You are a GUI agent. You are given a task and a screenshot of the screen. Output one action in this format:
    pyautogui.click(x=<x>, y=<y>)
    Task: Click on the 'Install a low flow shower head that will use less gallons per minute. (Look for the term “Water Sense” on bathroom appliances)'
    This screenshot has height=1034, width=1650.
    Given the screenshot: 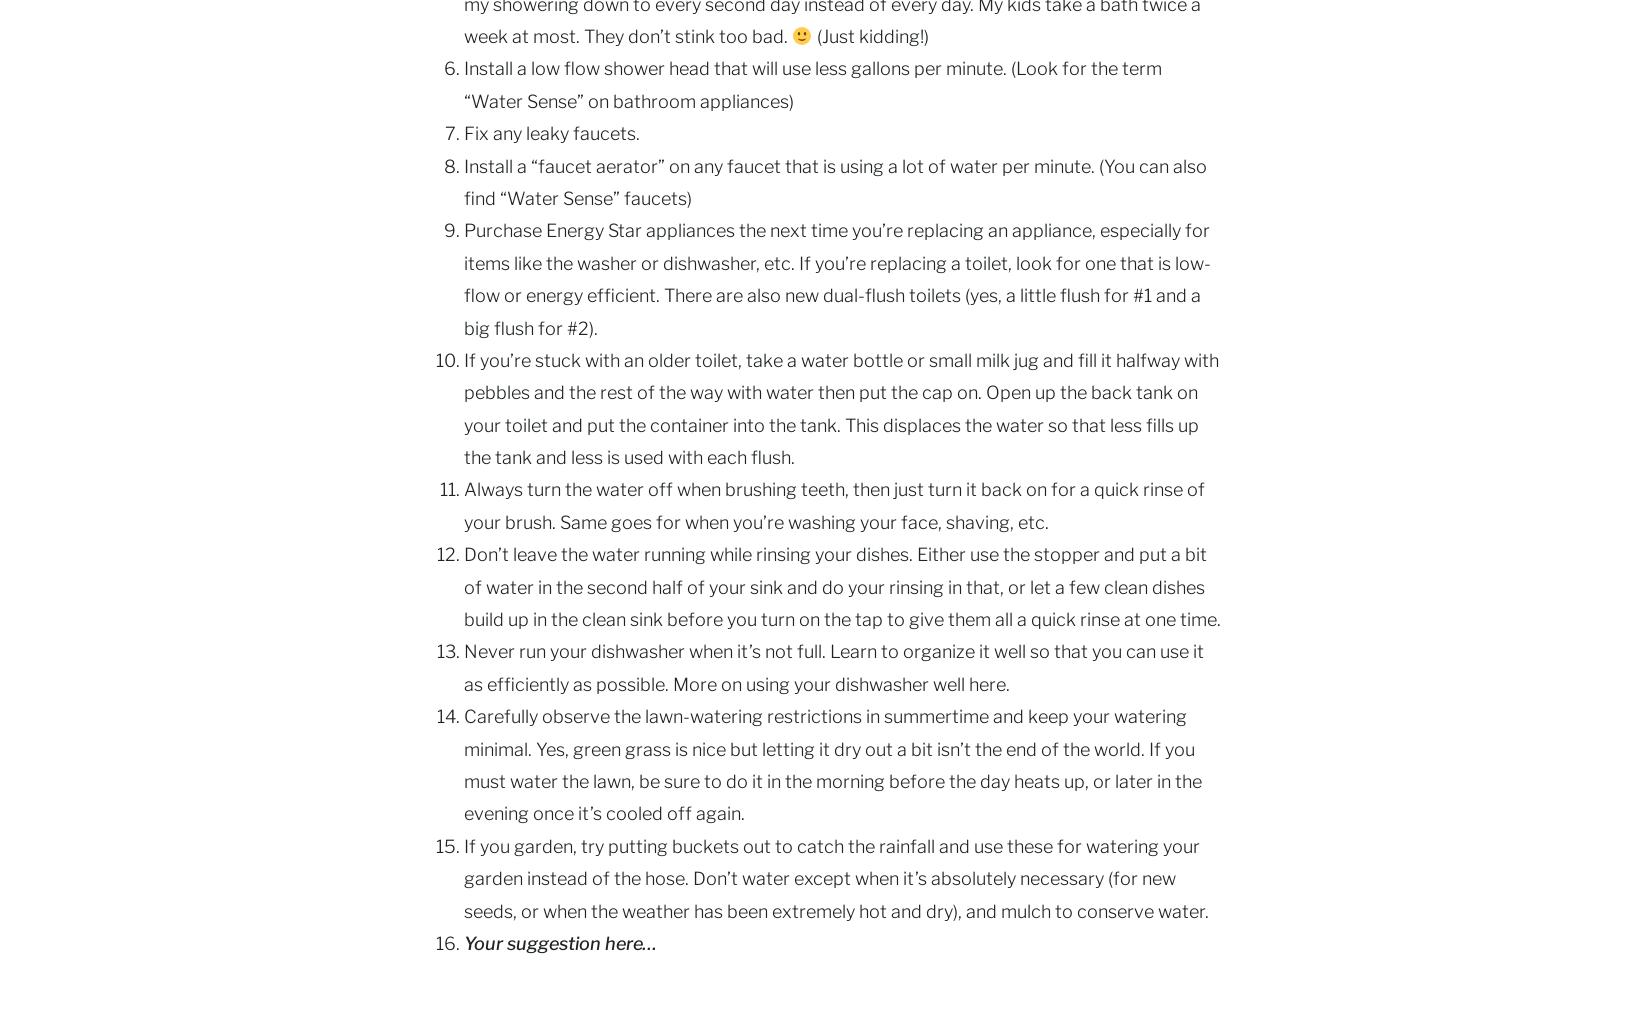 What is the action you would take?
    pyautogui.click(x=462, y=84)
    